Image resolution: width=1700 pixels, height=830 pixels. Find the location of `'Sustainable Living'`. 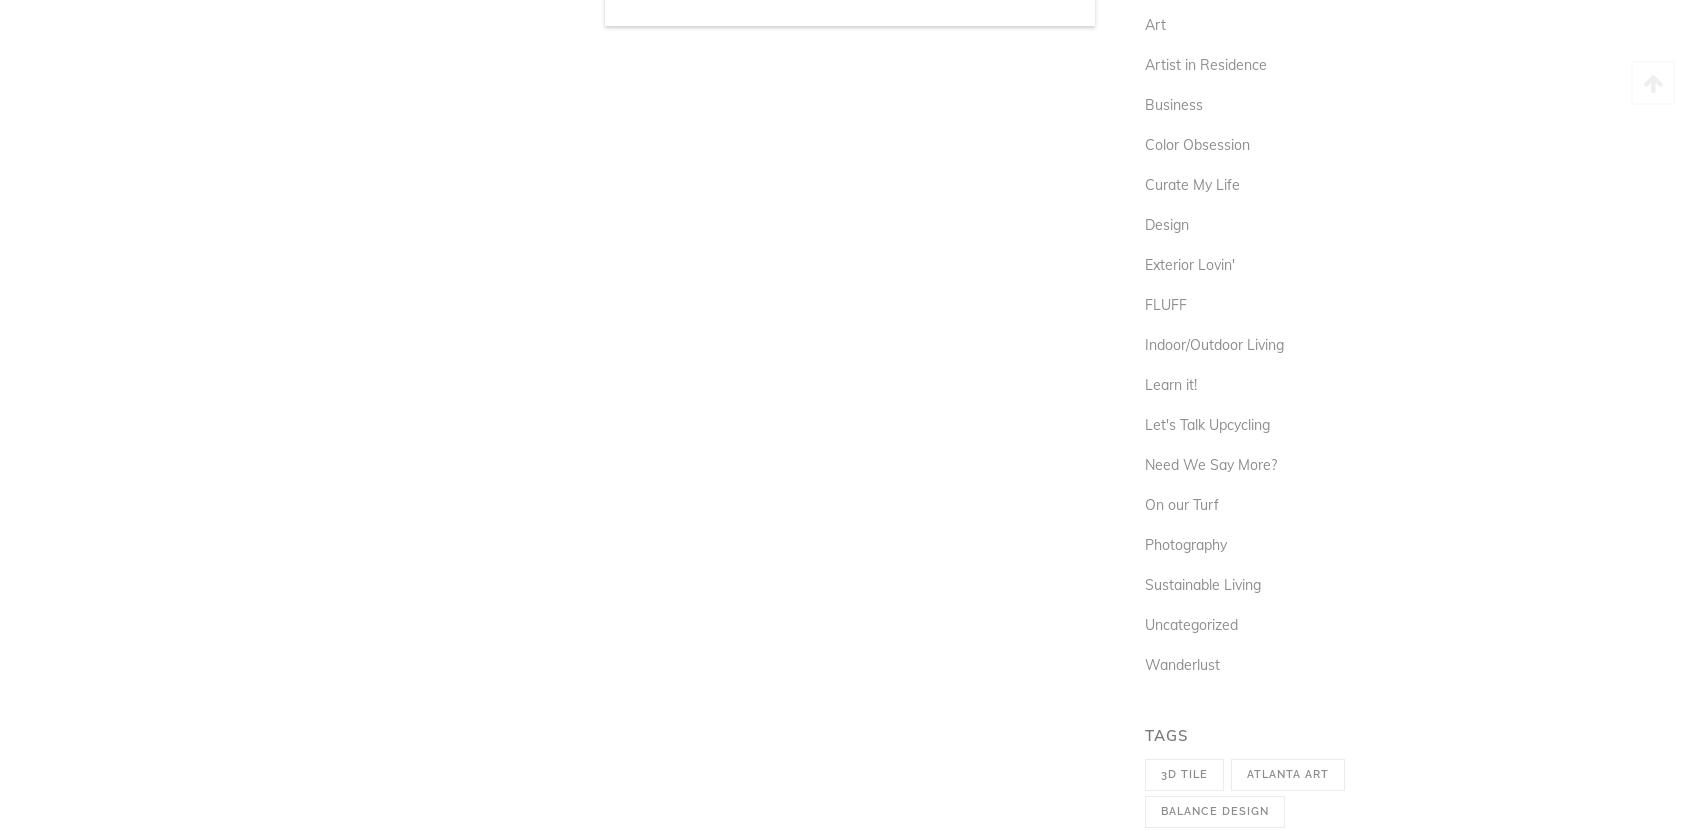

'Sustainable Living' is located at coordinates (1201, 584).